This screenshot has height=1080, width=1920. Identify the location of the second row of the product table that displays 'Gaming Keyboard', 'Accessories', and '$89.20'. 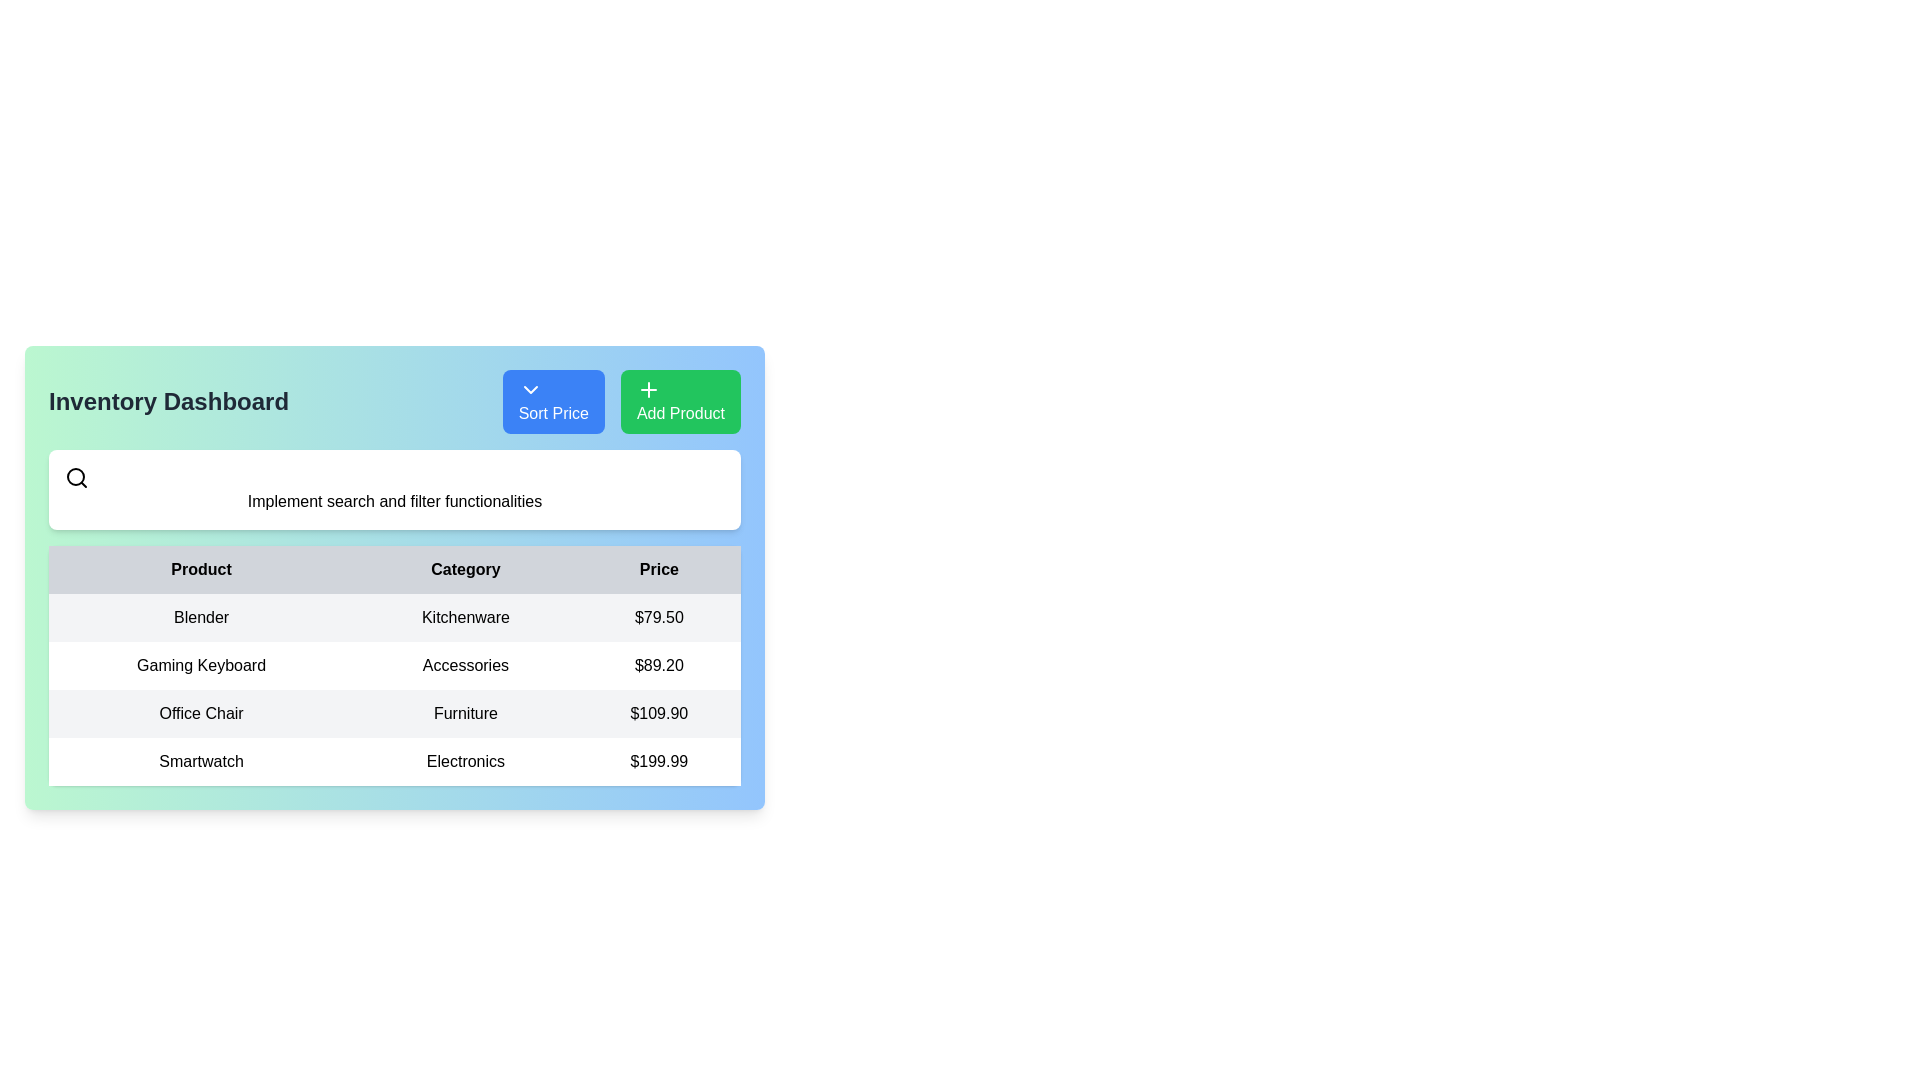
(394, 689).